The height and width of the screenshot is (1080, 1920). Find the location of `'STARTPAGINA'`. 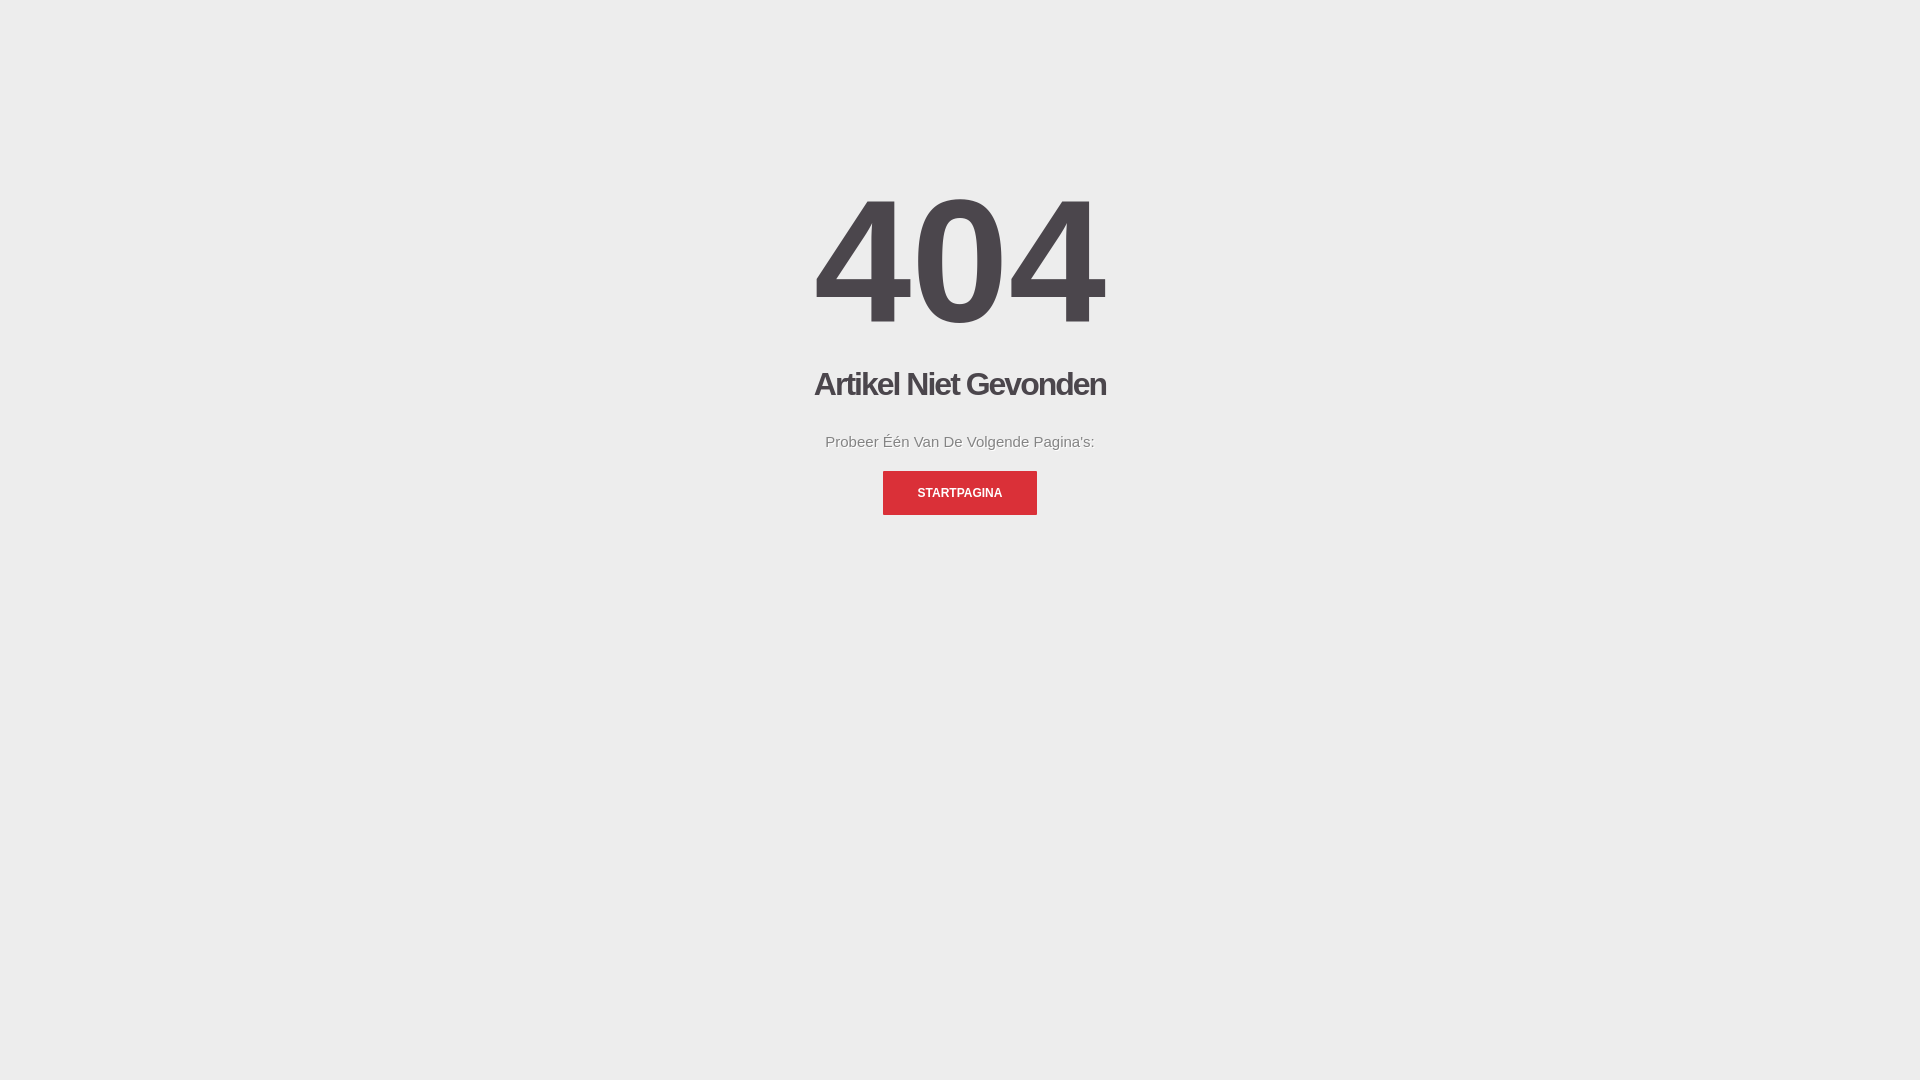

'STARTPAGINA' is located at coordinates (882, 493).